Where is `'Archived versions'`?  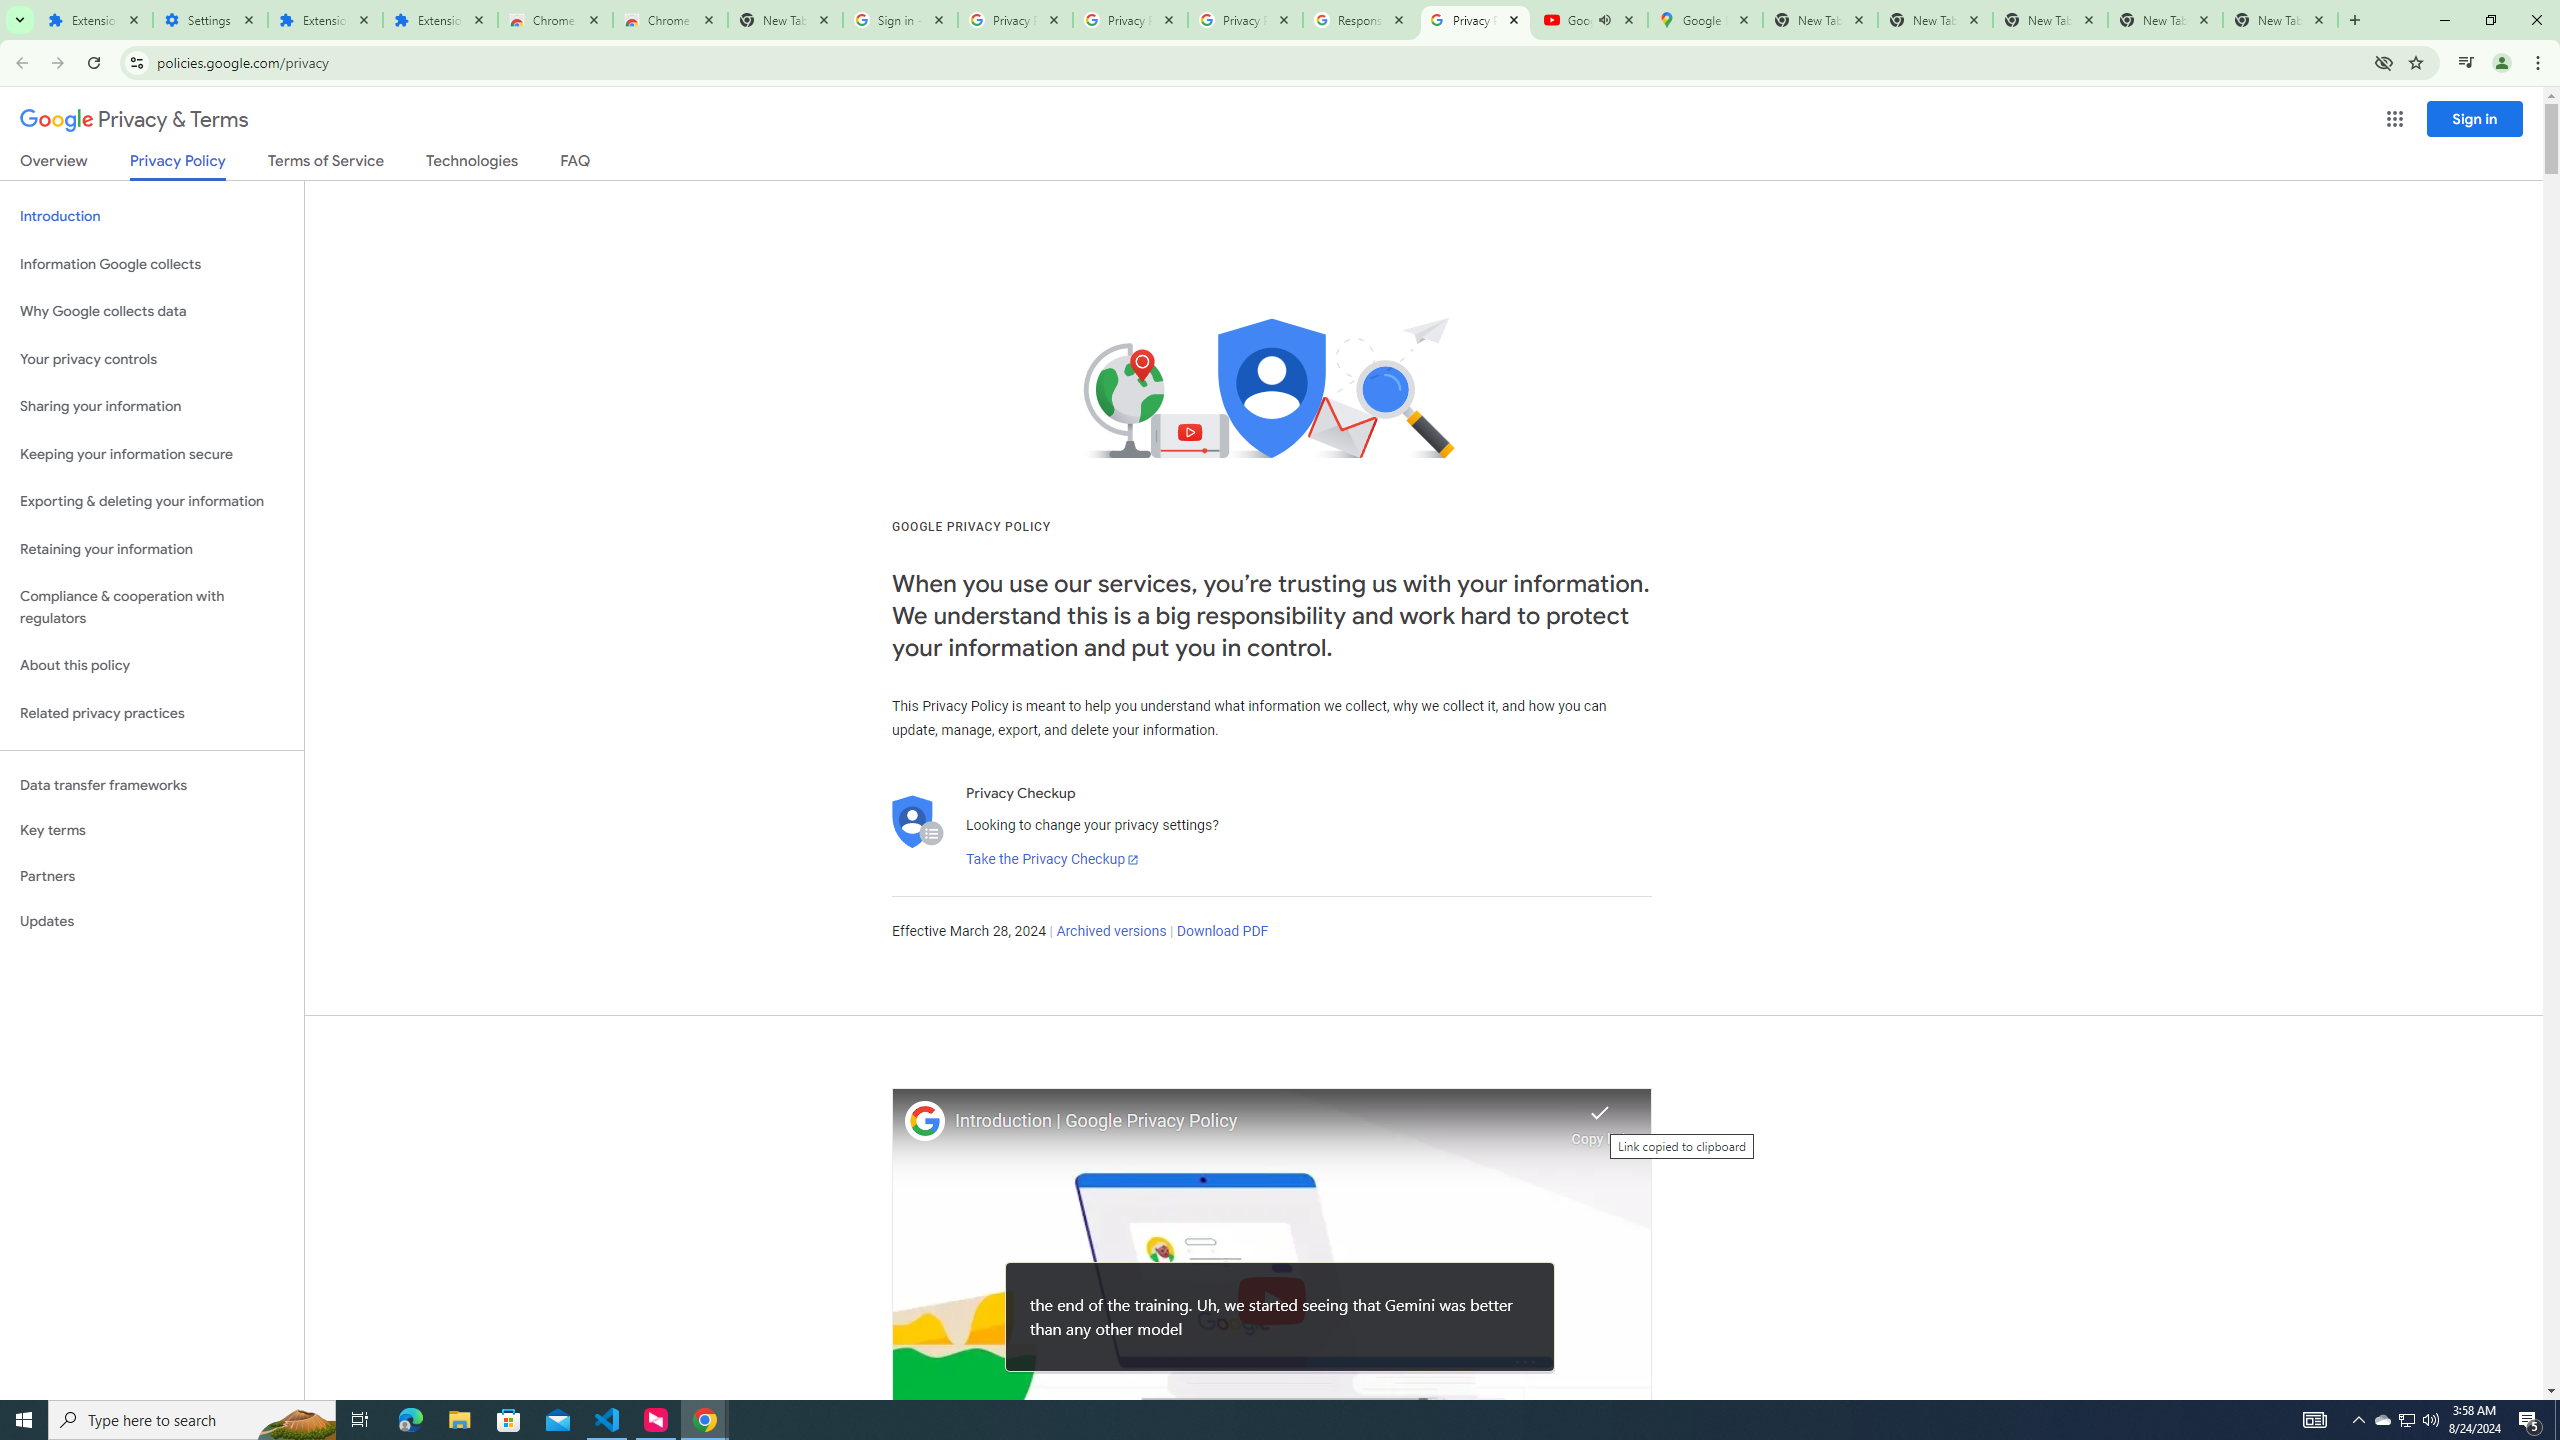
'Archived versions' is located at coordinates (1110, 930).